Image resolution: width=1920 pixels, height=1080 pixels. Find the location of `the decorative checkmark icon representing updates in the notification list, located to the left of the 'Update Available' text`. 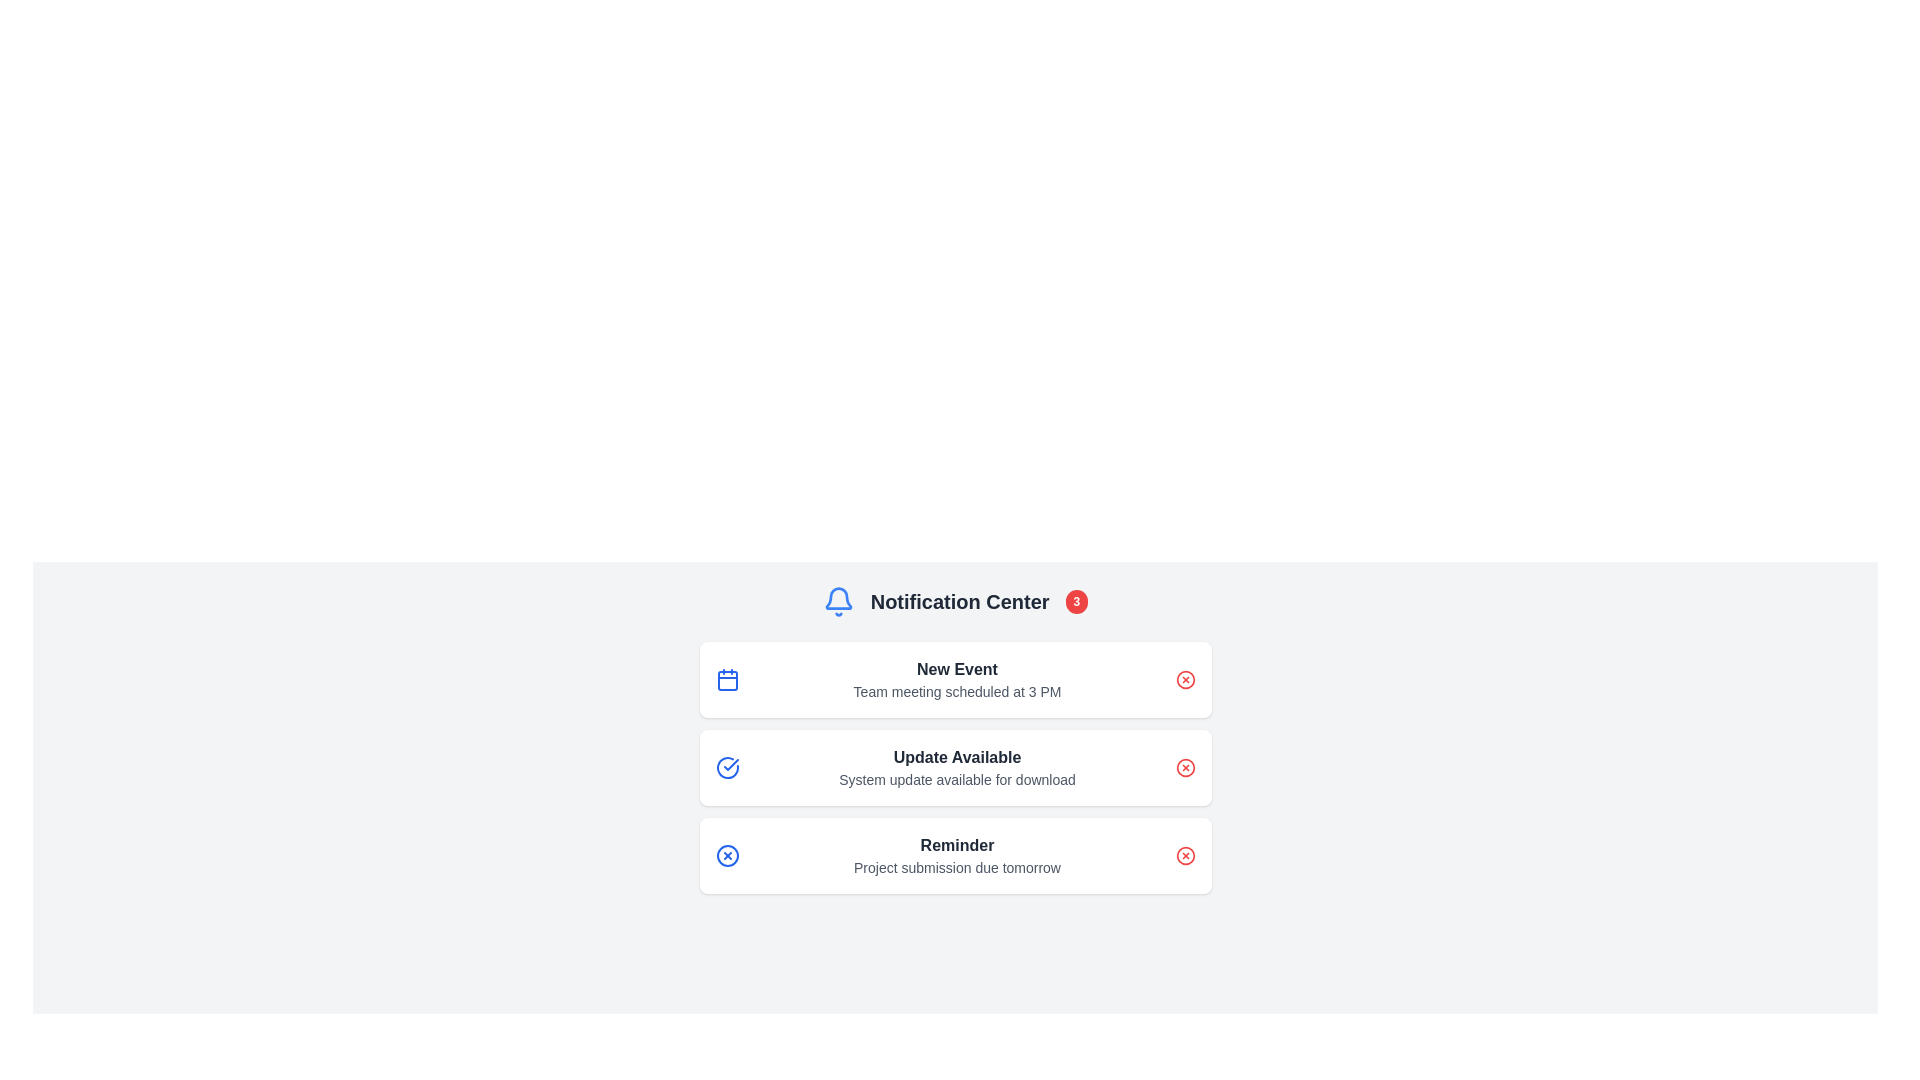

the decorative checkmark icon representing updates in the notification list, located to the left of the 'Update Available' text is located at coordinates (726, 766).